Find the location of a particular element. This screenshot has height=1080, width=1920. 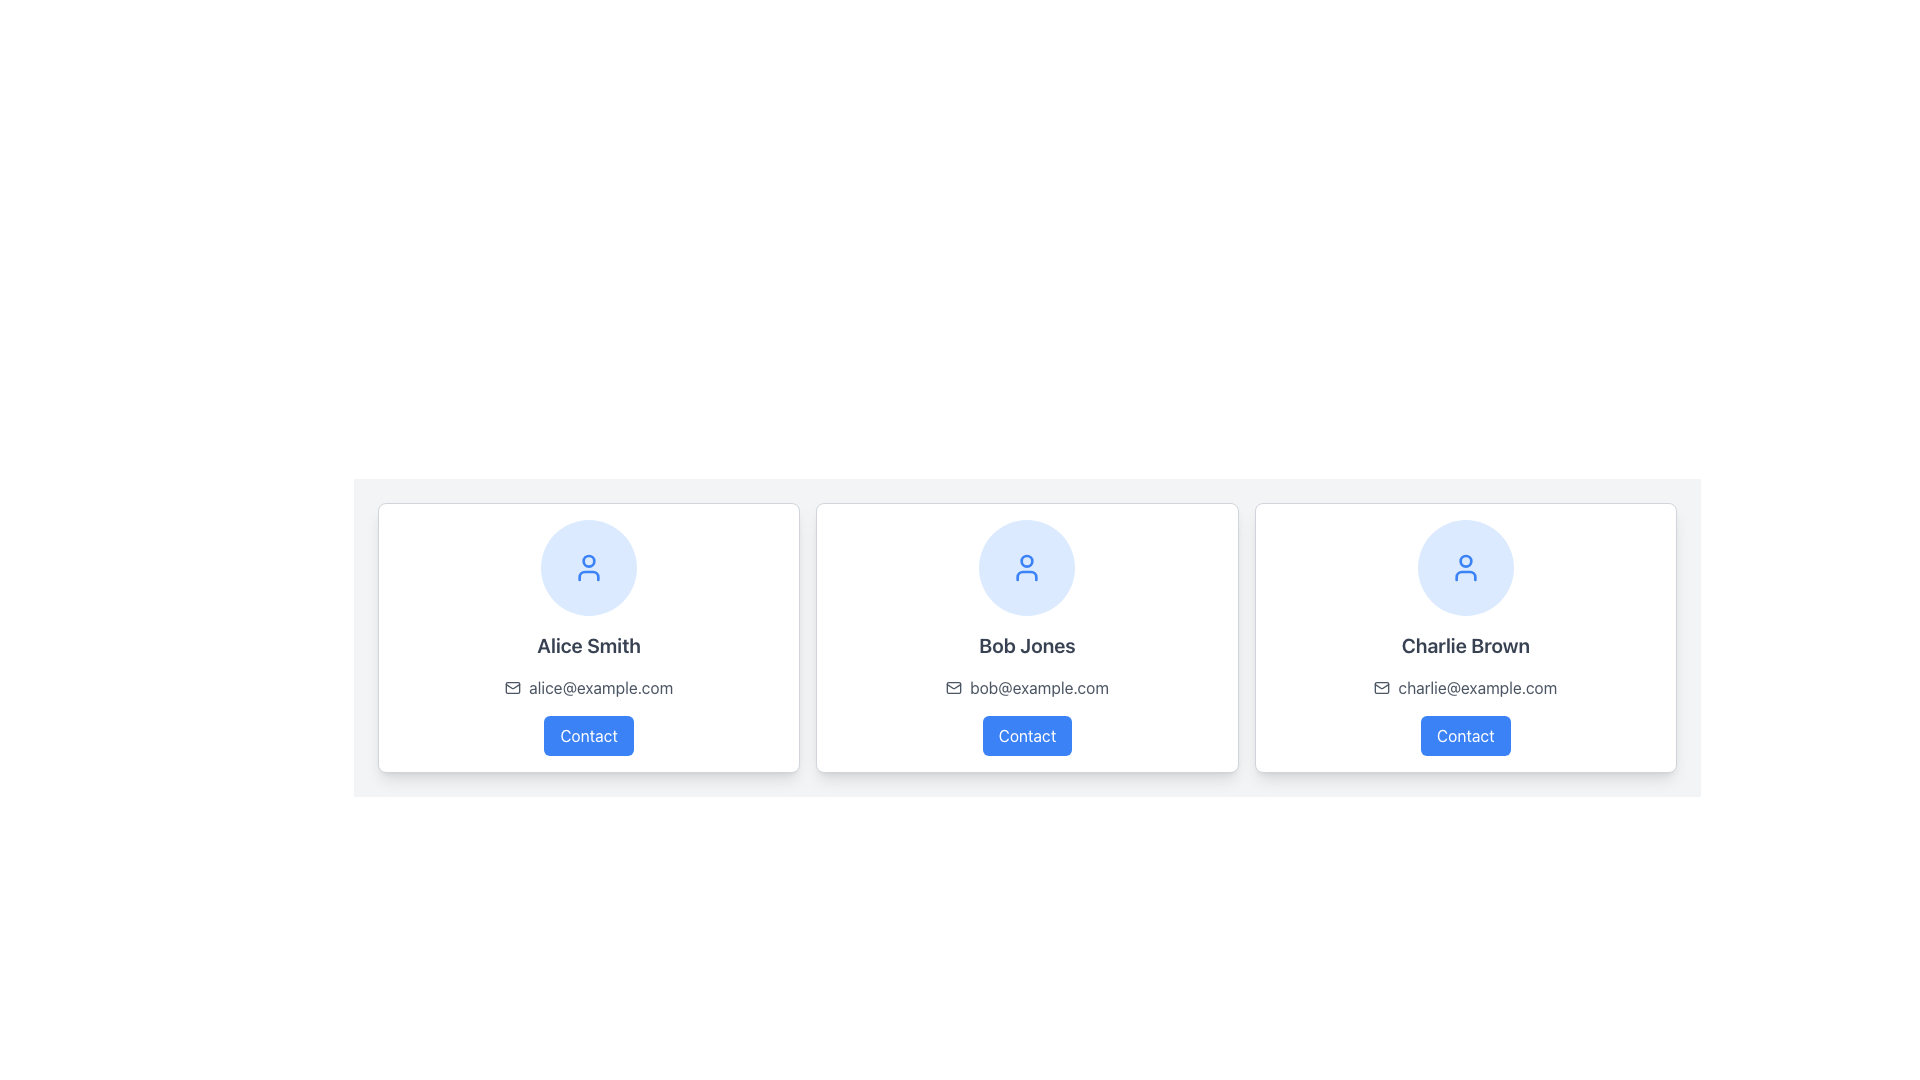

the small gray mail icon resembling an envelope located to the left of the email address 'bob@example.com' in the second card from the left is located at coordinates (953, 686).